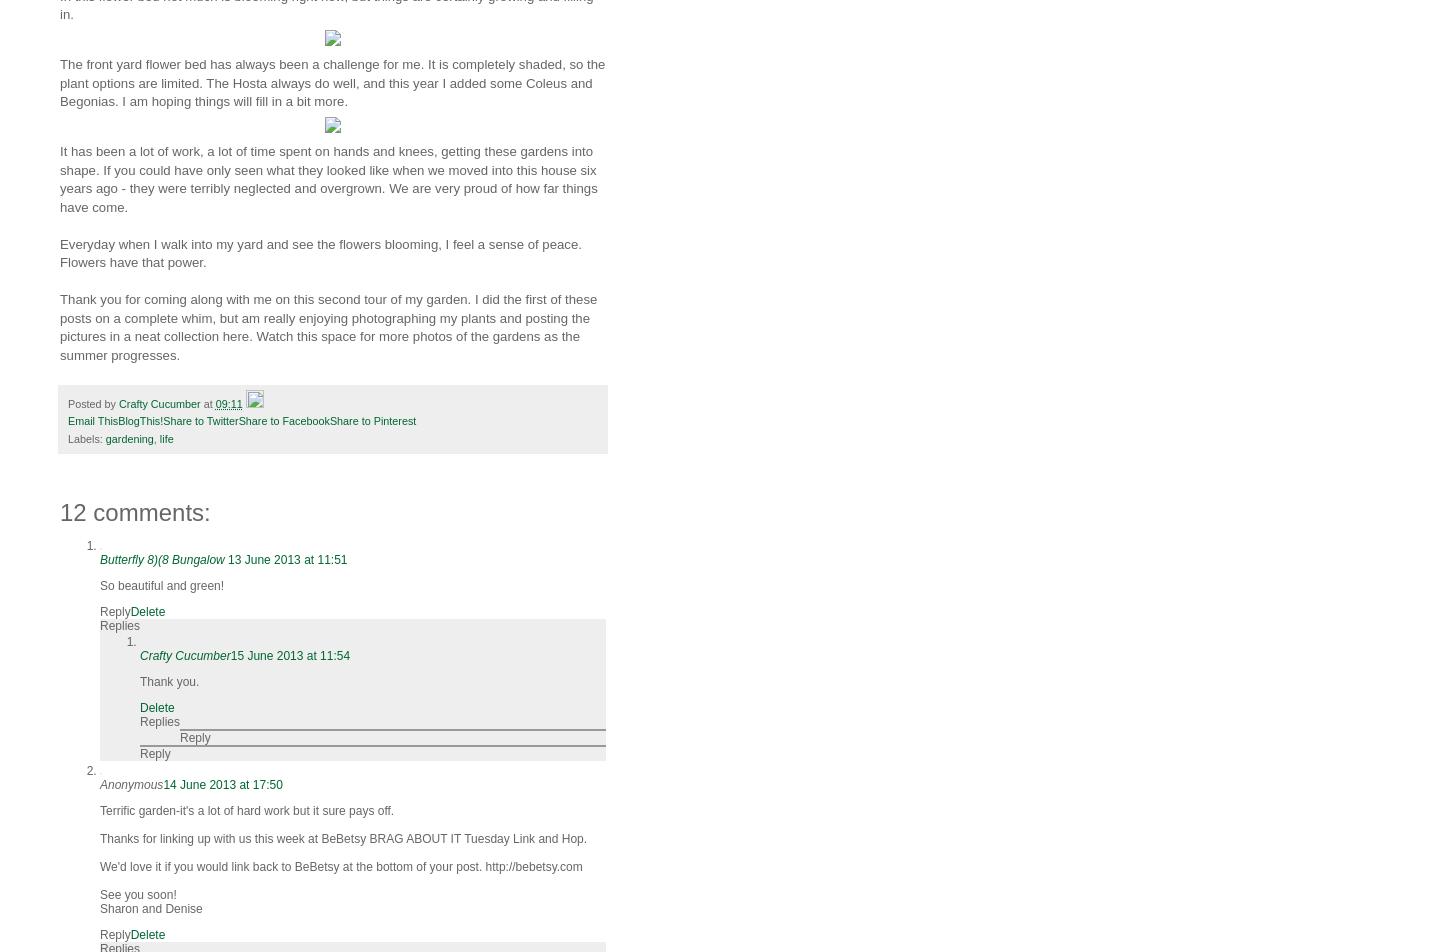 The image size is (1448, 952). What do you see at coordinates (161, 585) in the screenshot?
I see `'So beautiful and green!'` at bounding box center [161, 585].